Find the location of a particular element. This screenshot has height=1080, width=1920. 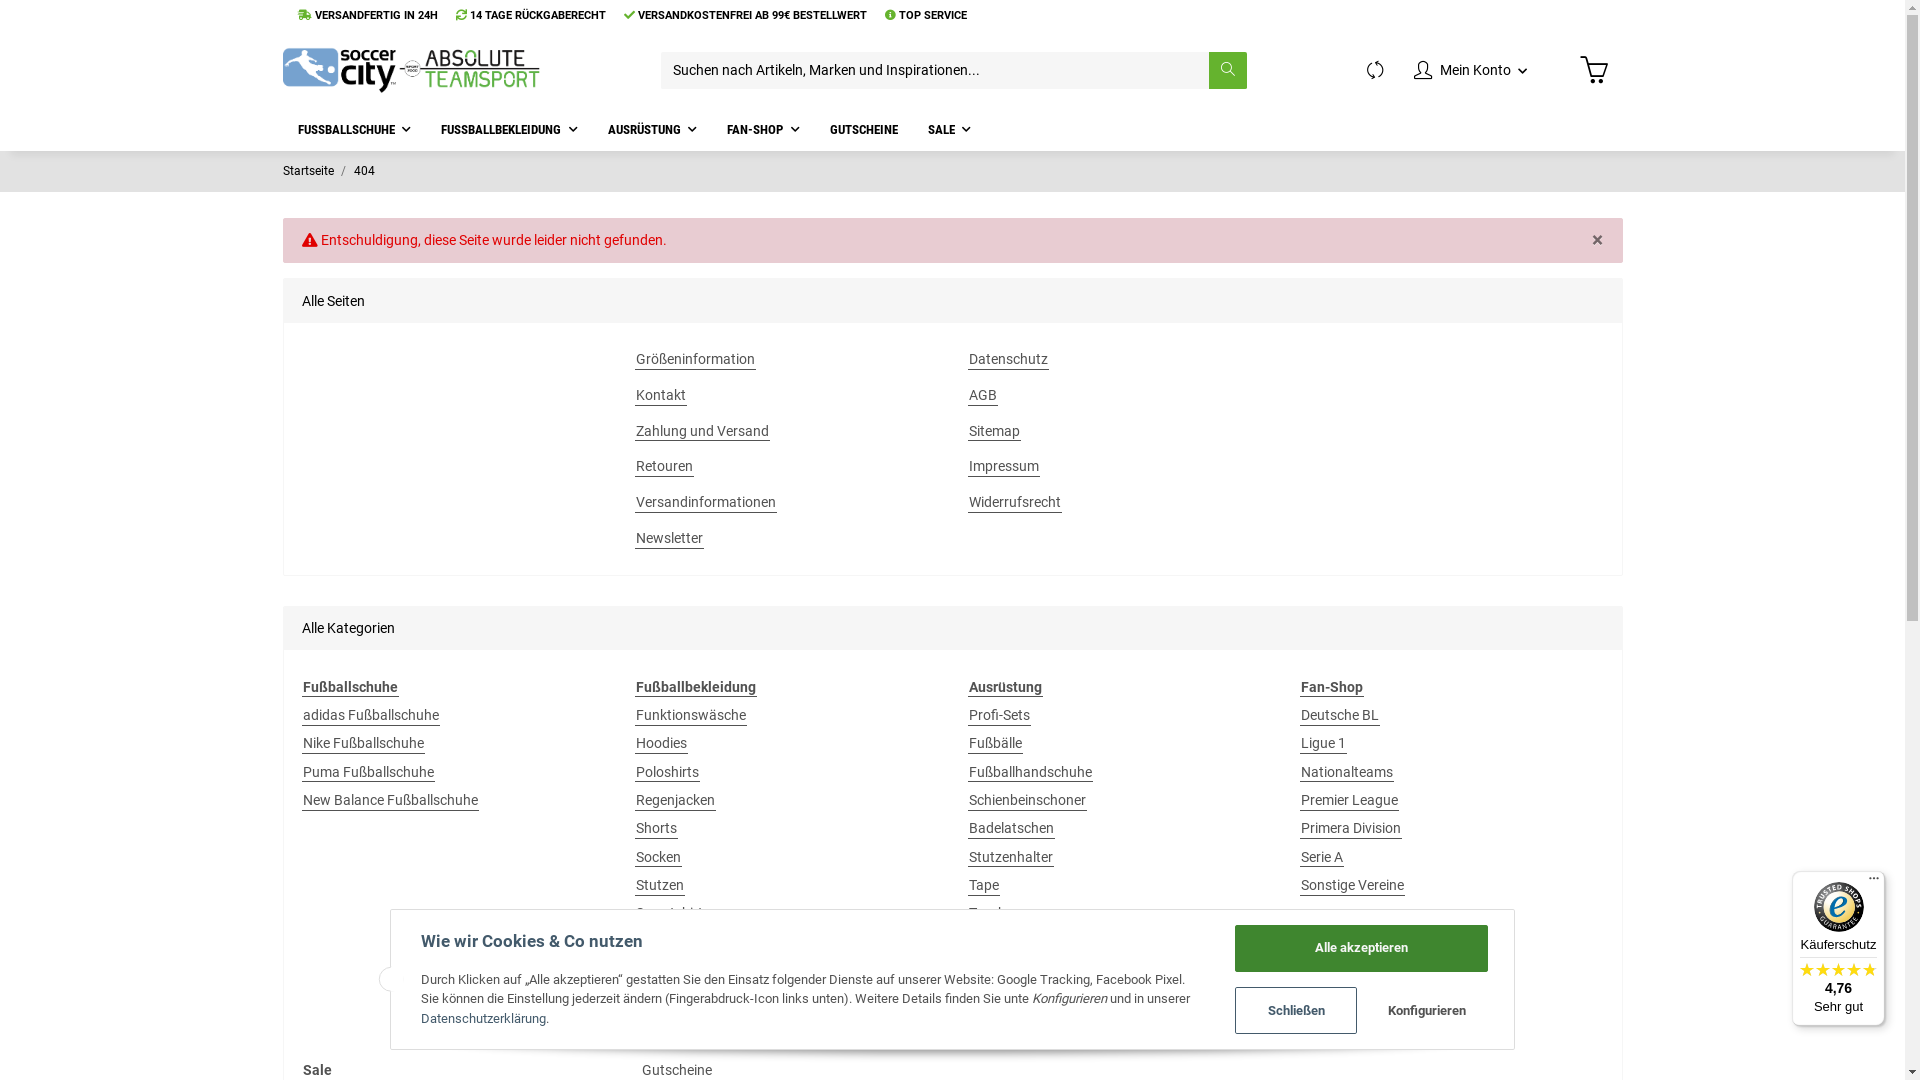

'Mein Konto' is located at coordinates (1470, 69).